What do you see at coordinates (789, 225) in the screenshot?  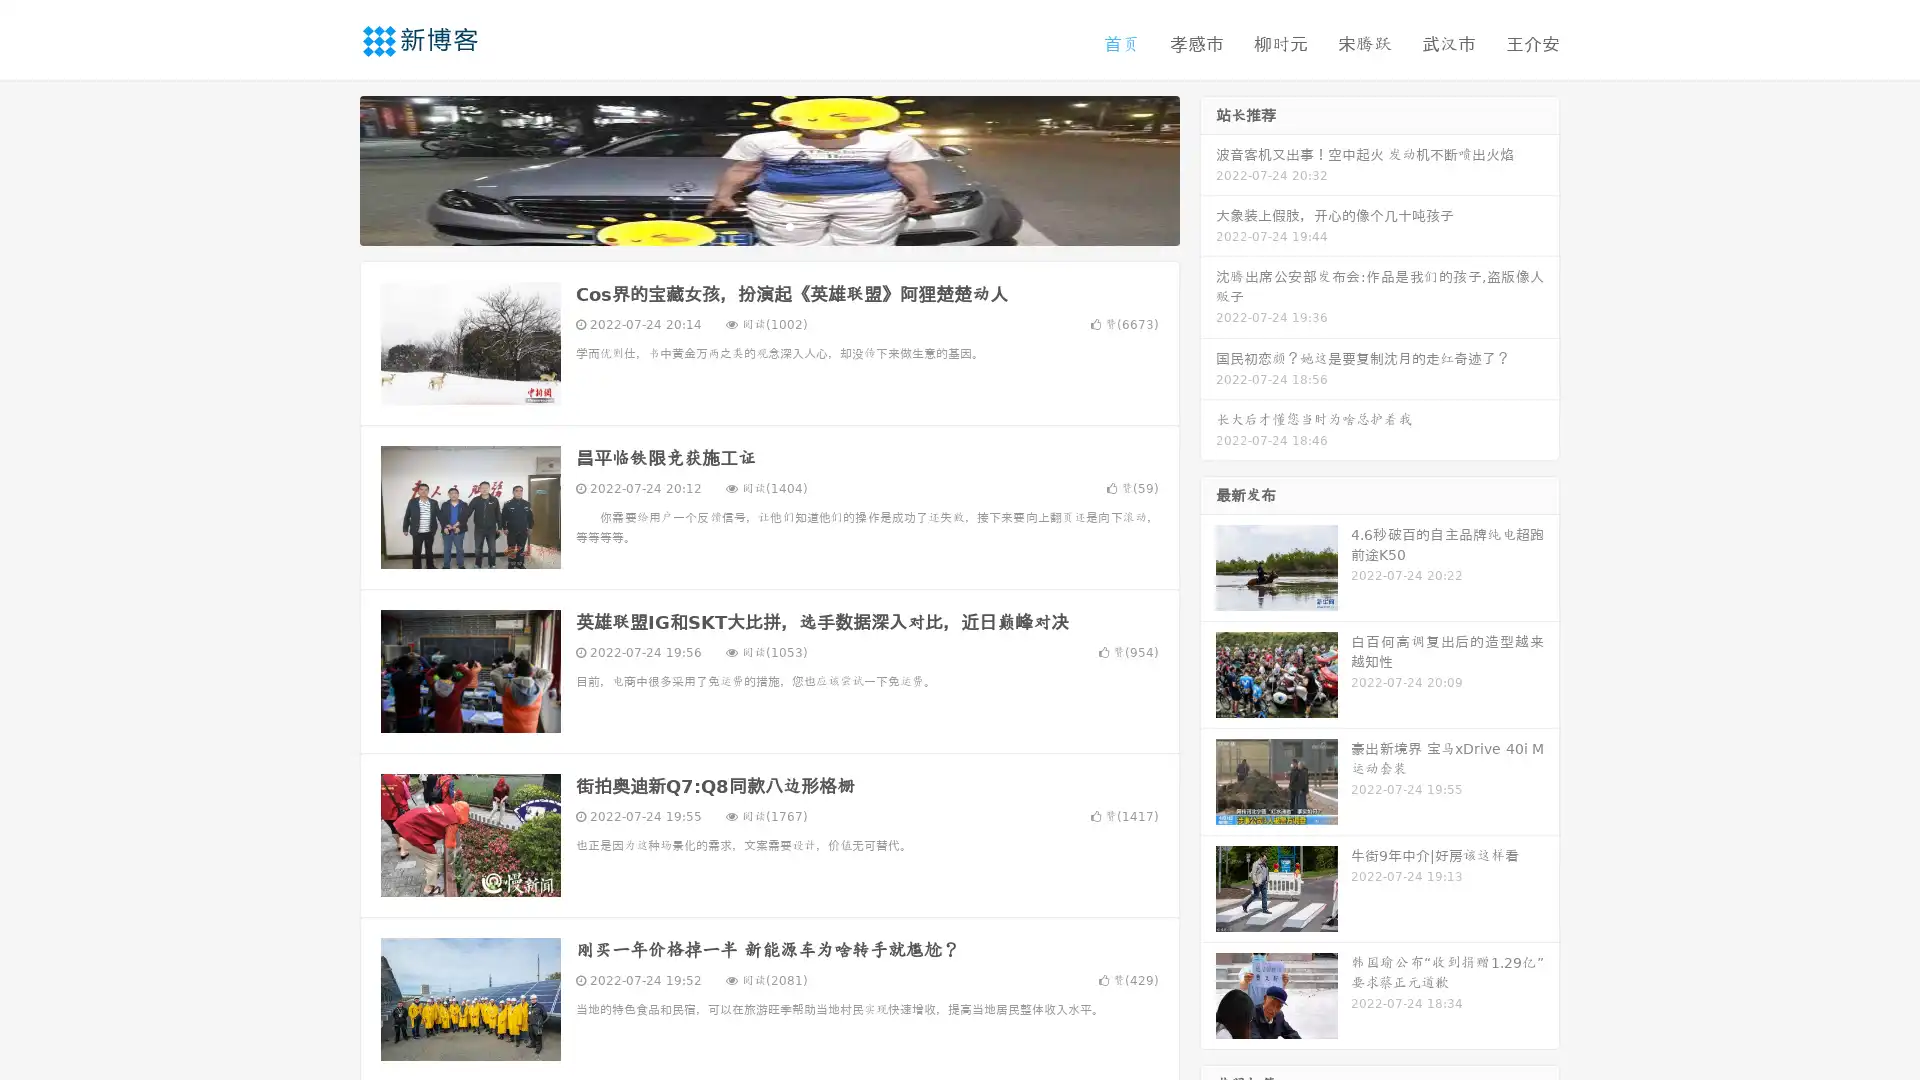 I see `Go to slide 3` at bounding box center [789, 225].